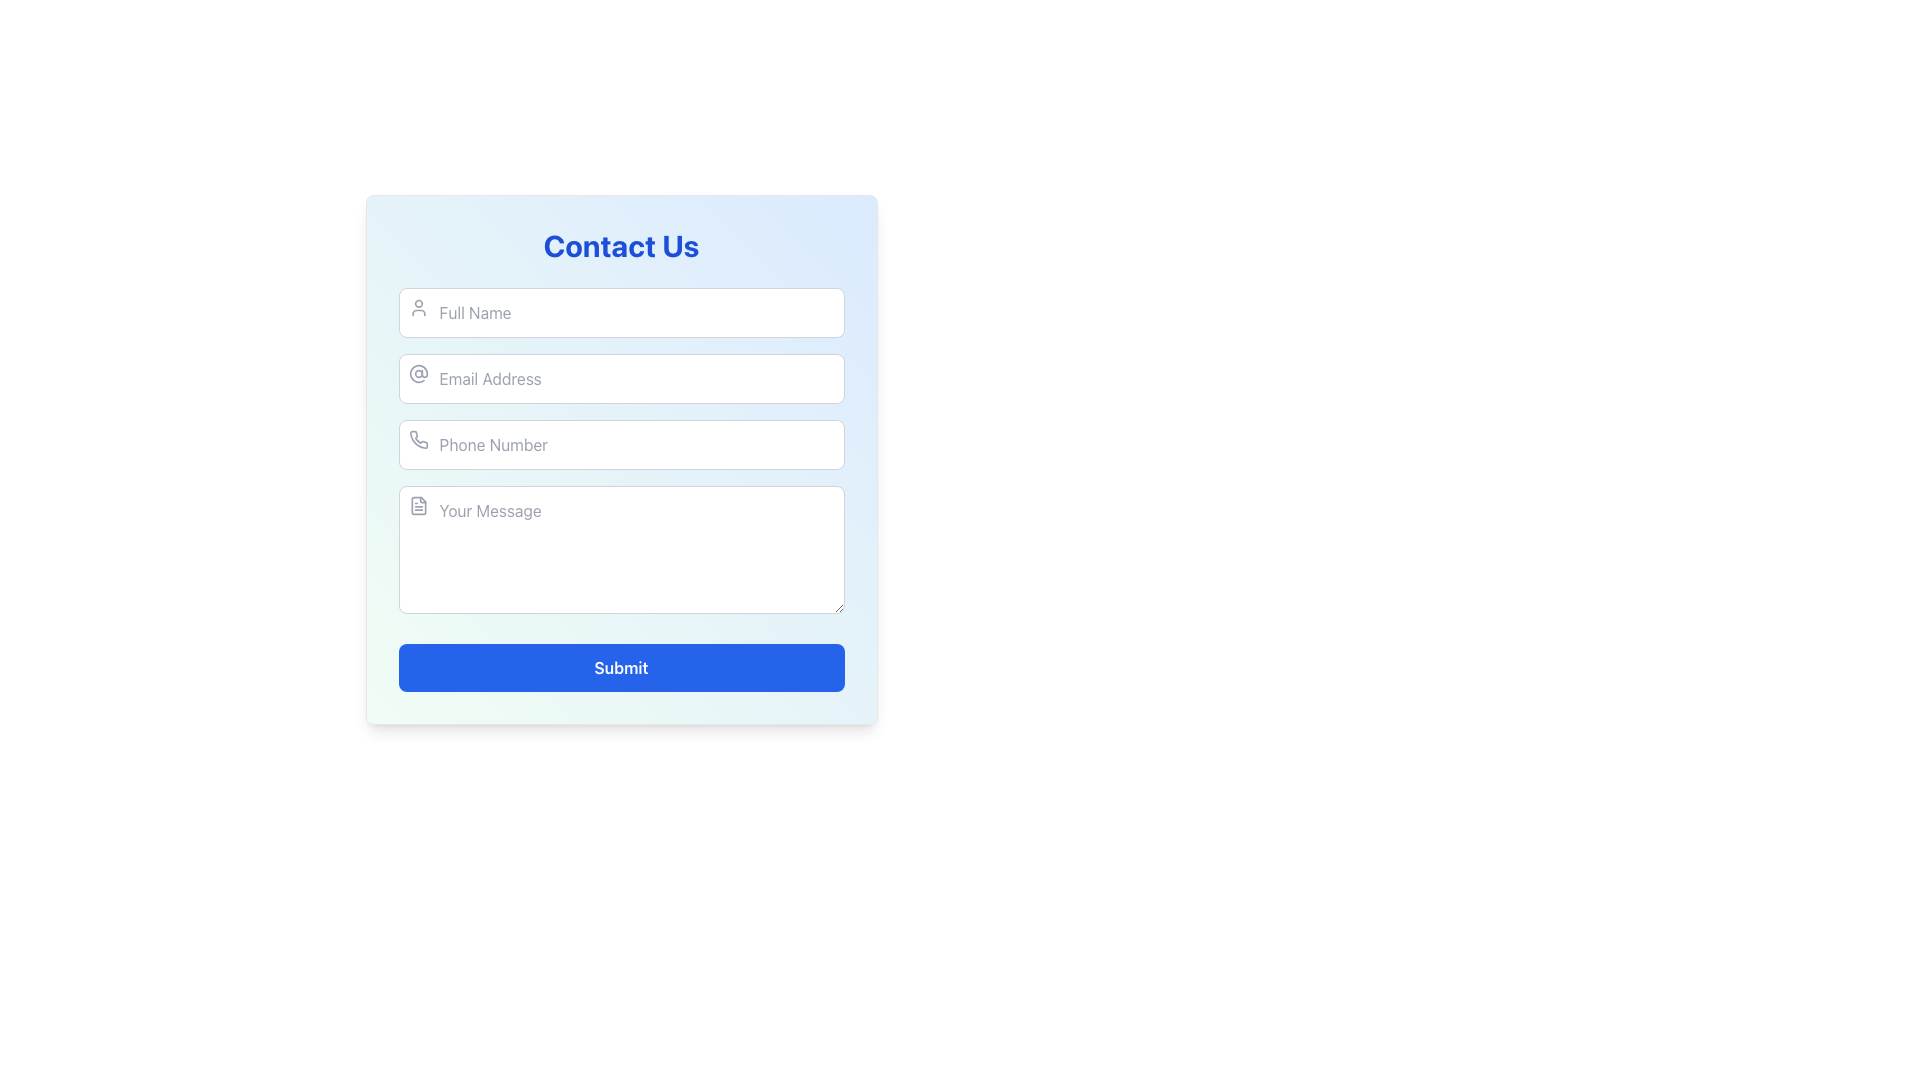  What do you see at coordinates (620, 459) in the screenshot?
I see `the third input field for phone number in the 'Contact Us' form` at bounding box center [620, 459].